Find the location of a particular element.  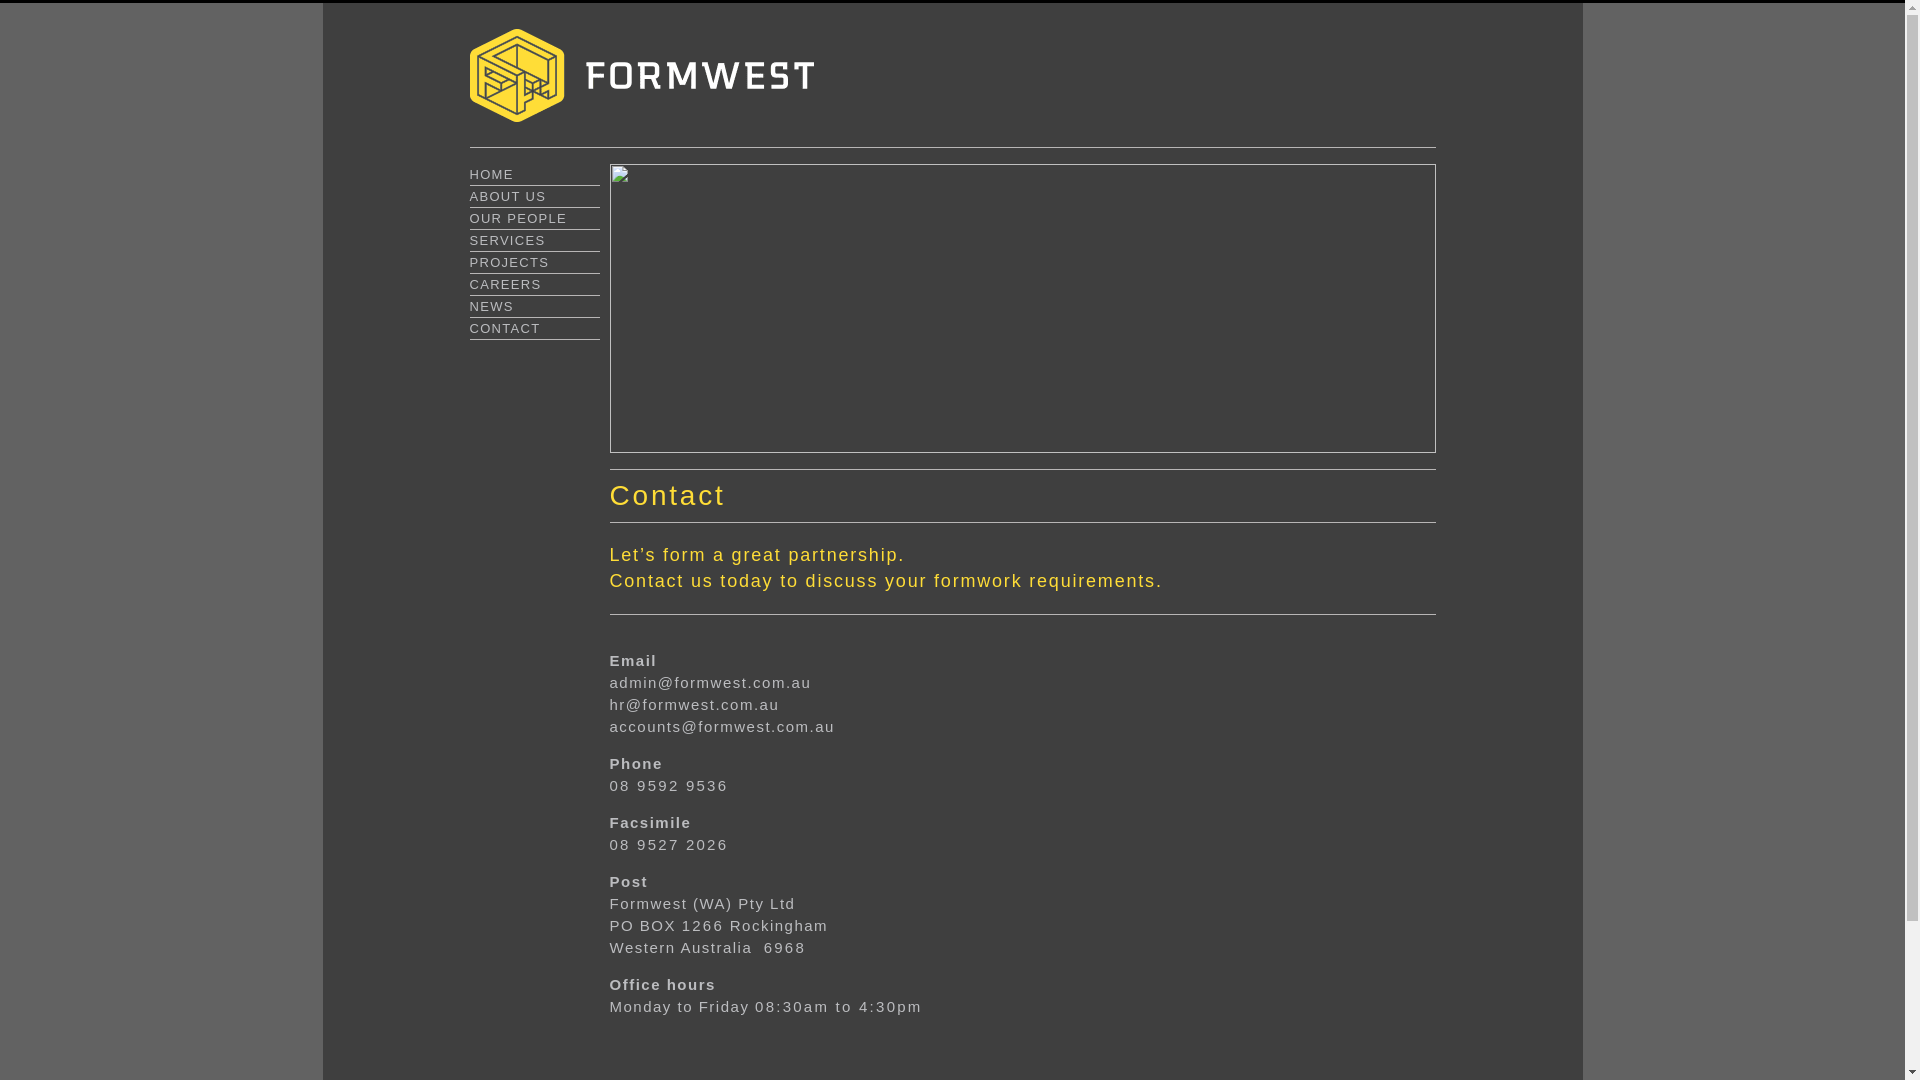

'accounts@formwest.com.au' is located at coordinates (721, 726).